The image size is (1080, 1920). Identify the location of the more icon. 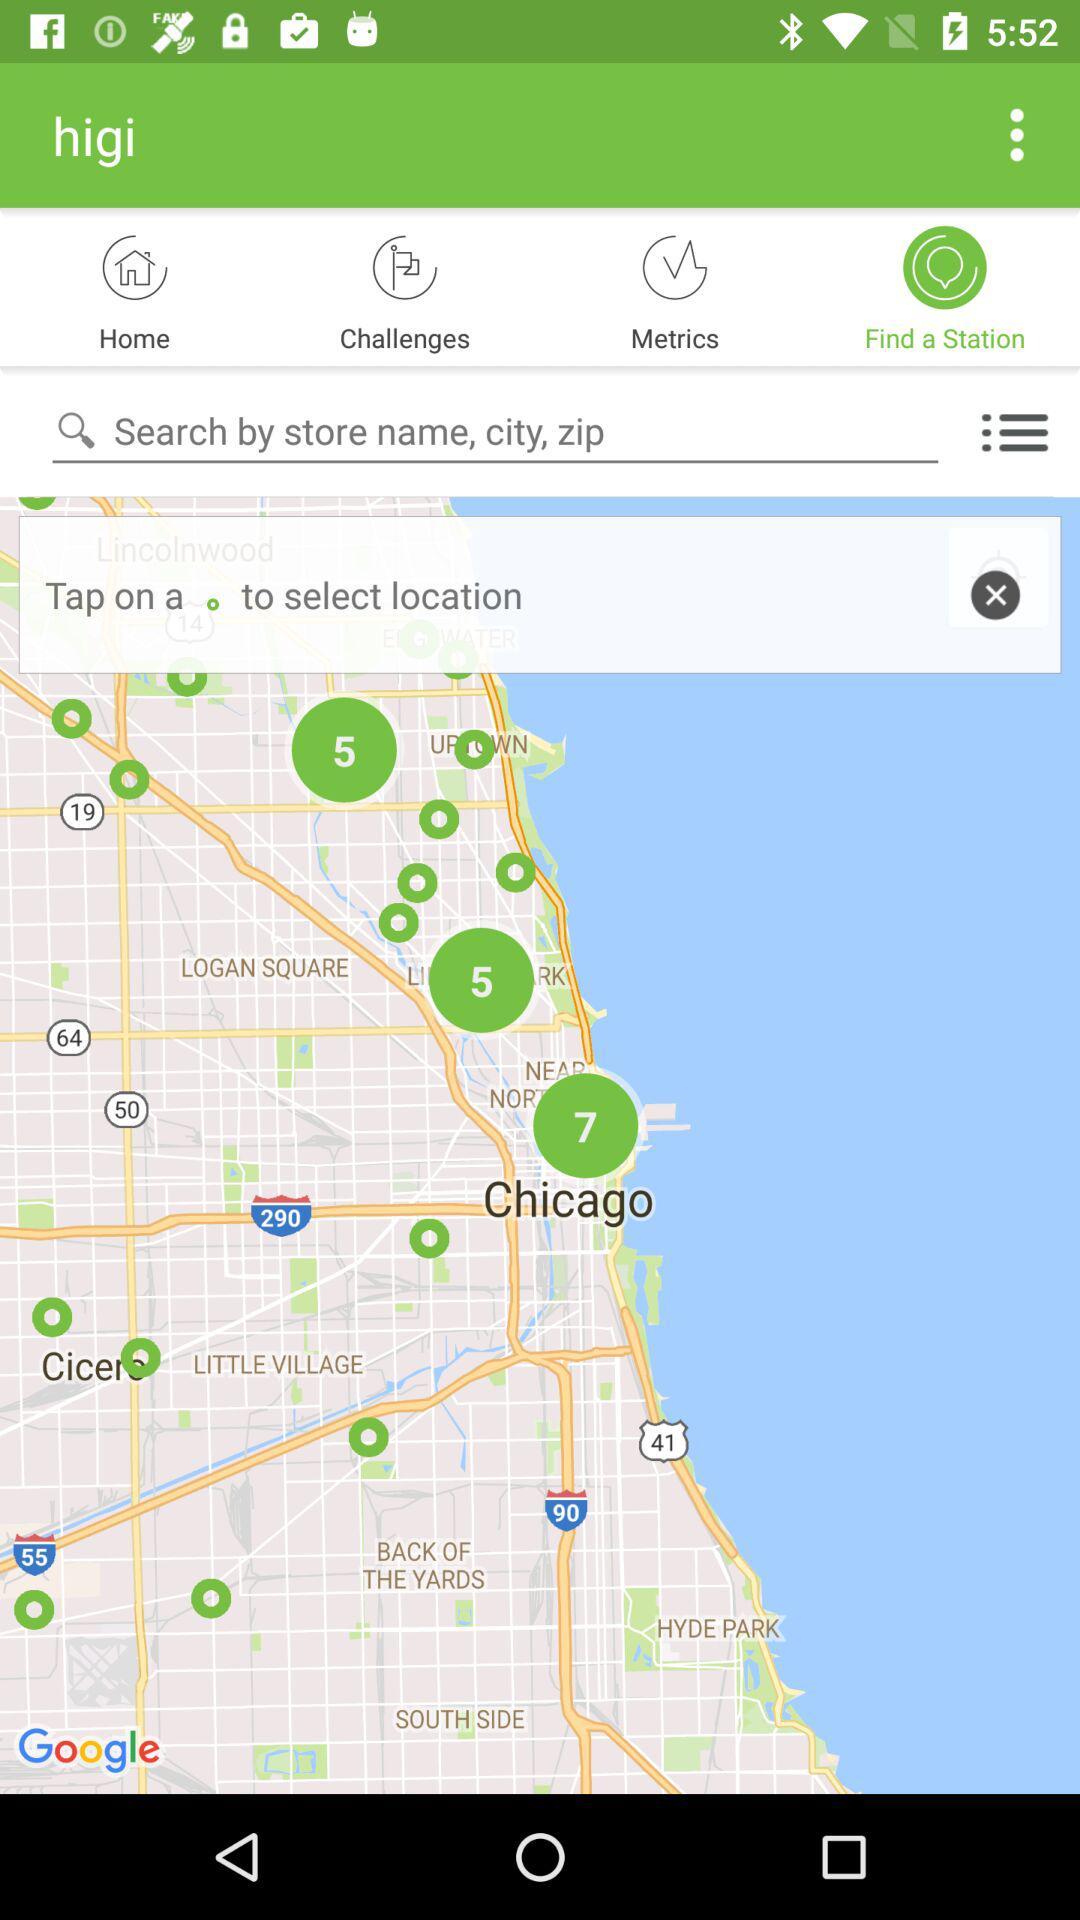
(1017, 133).